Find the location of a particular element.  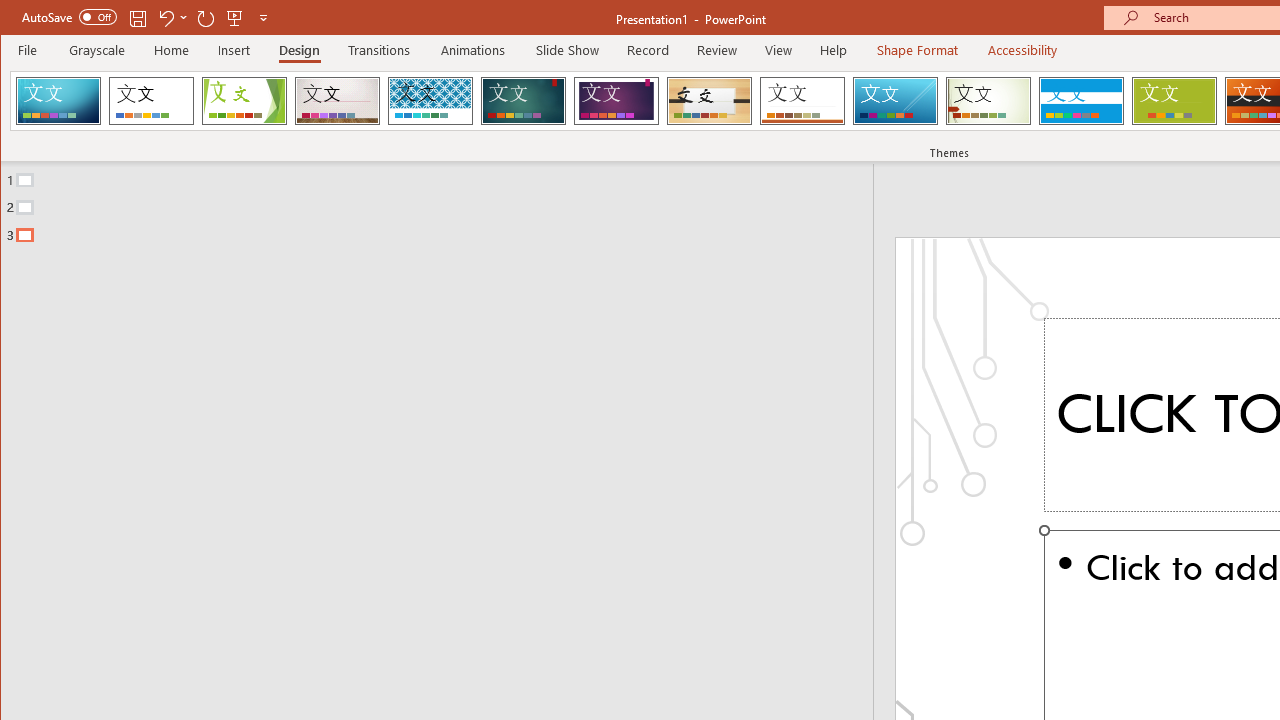

'Transitions' is located at coordinates (379, 49).